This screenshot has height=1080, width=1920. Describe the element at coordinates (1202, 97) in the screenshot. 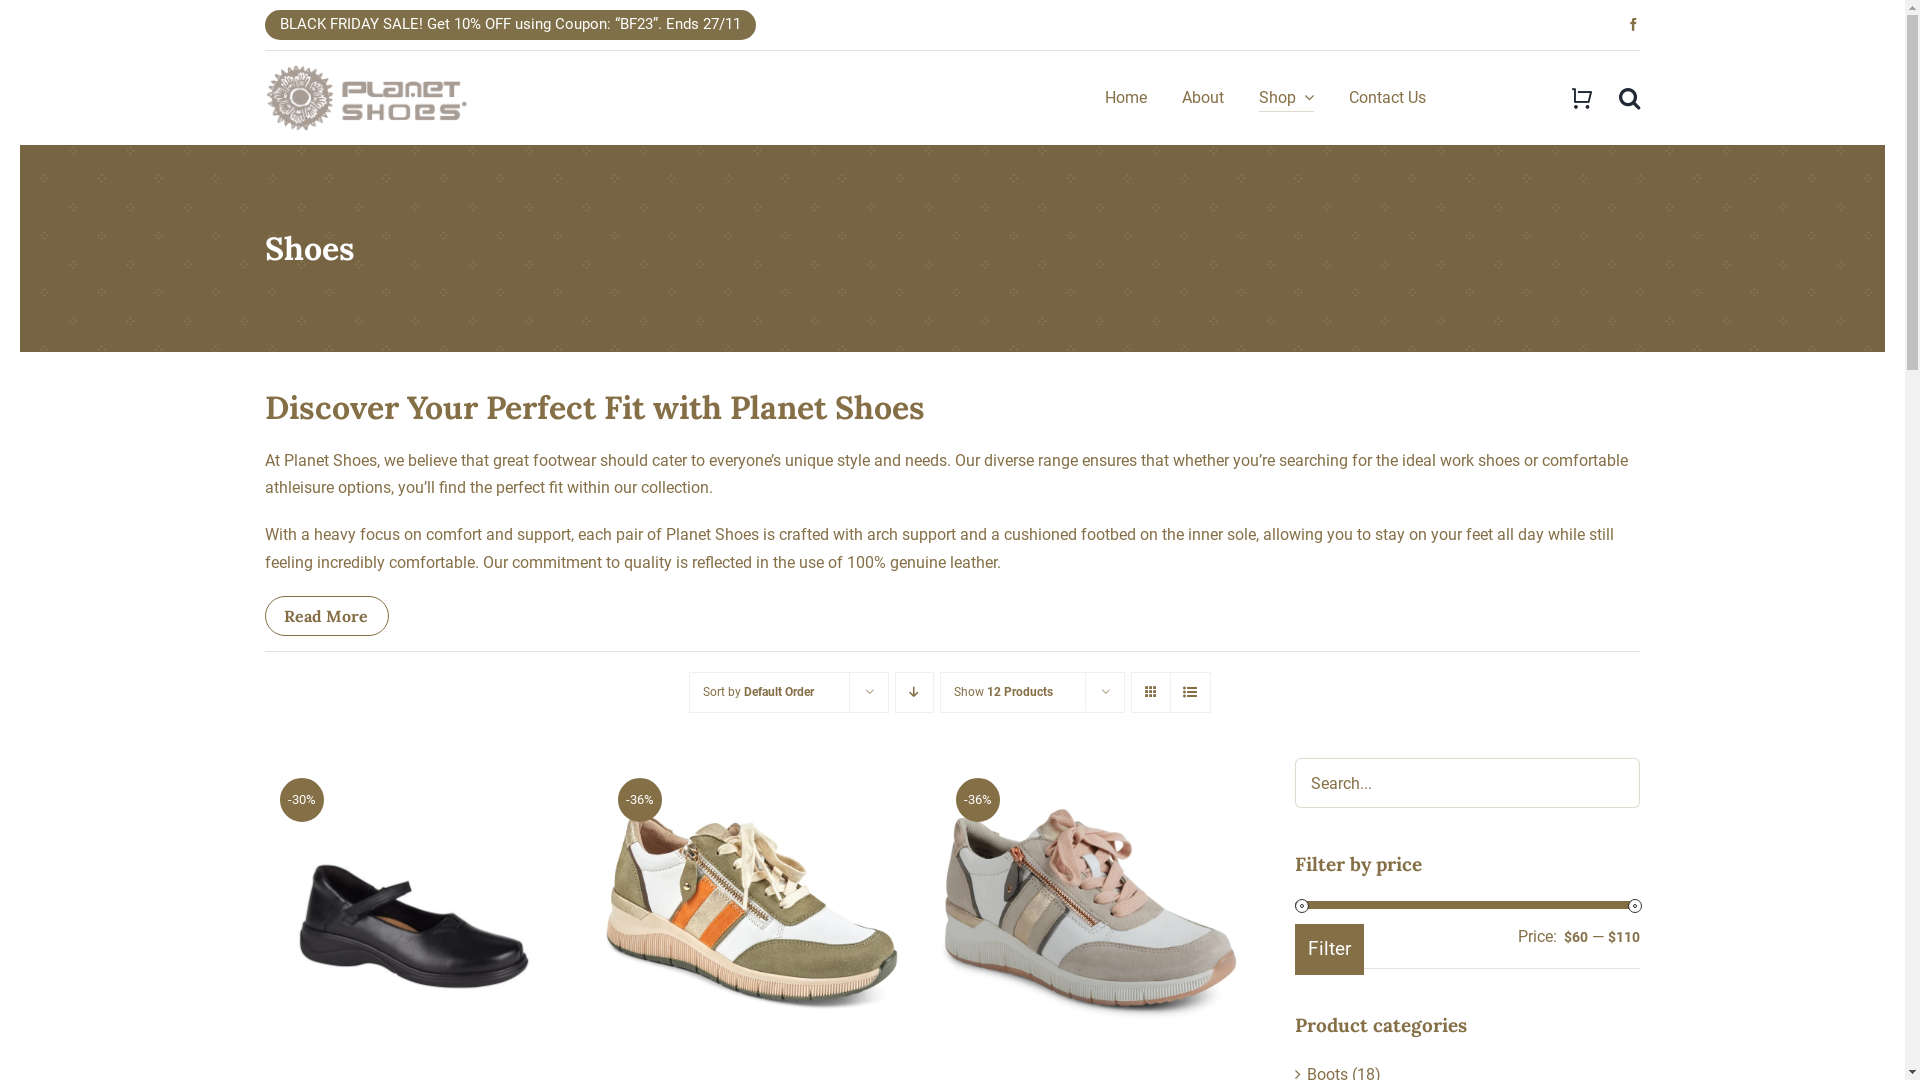

I see `'About'` at that location.